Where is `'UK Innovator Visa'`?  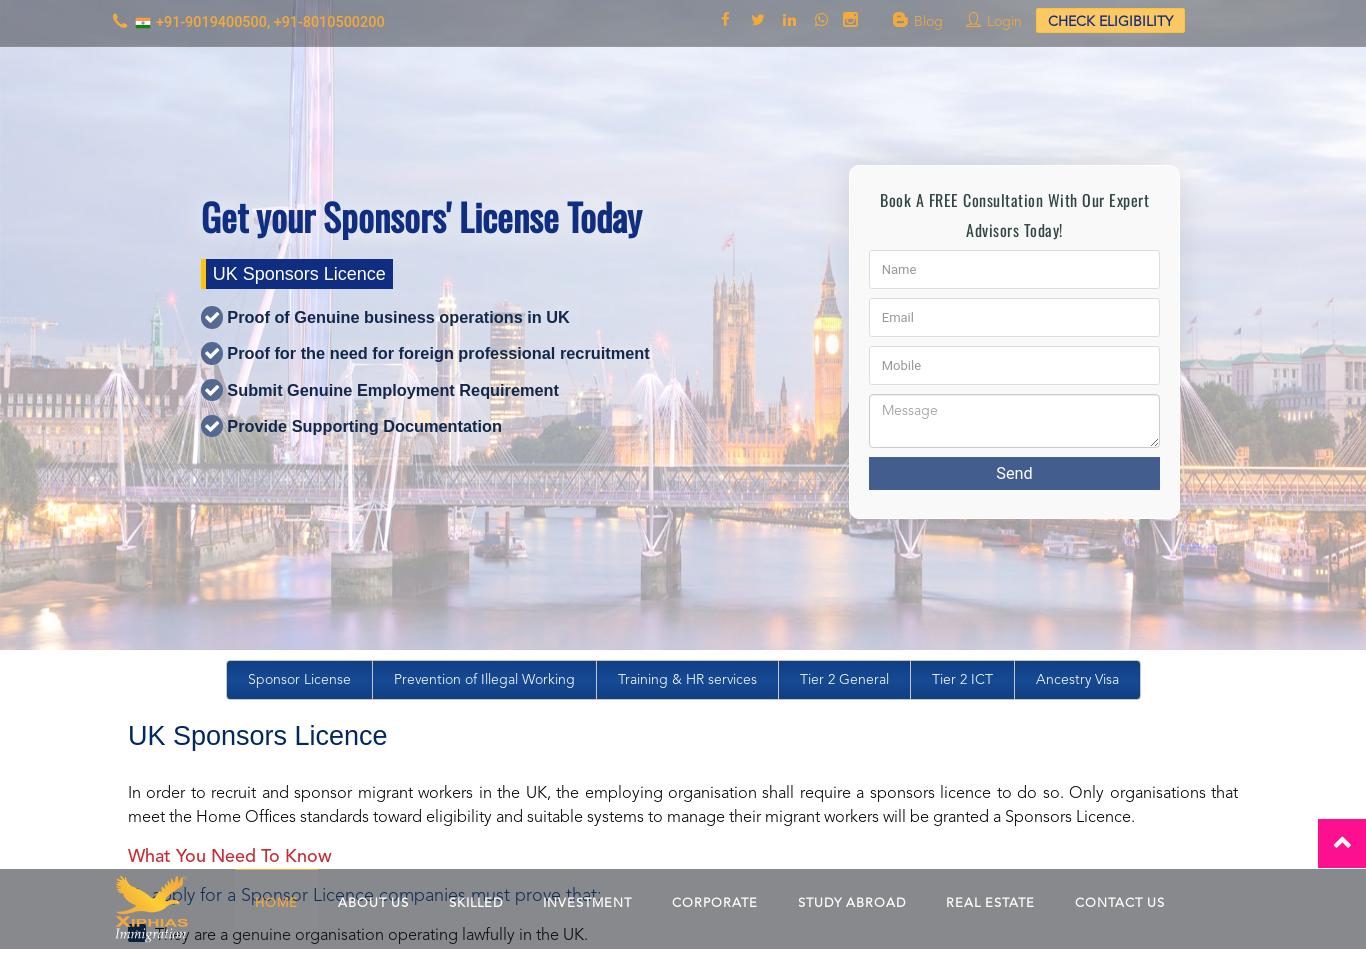
'UK Innovator Visa' is located at coordinates (392, 717).